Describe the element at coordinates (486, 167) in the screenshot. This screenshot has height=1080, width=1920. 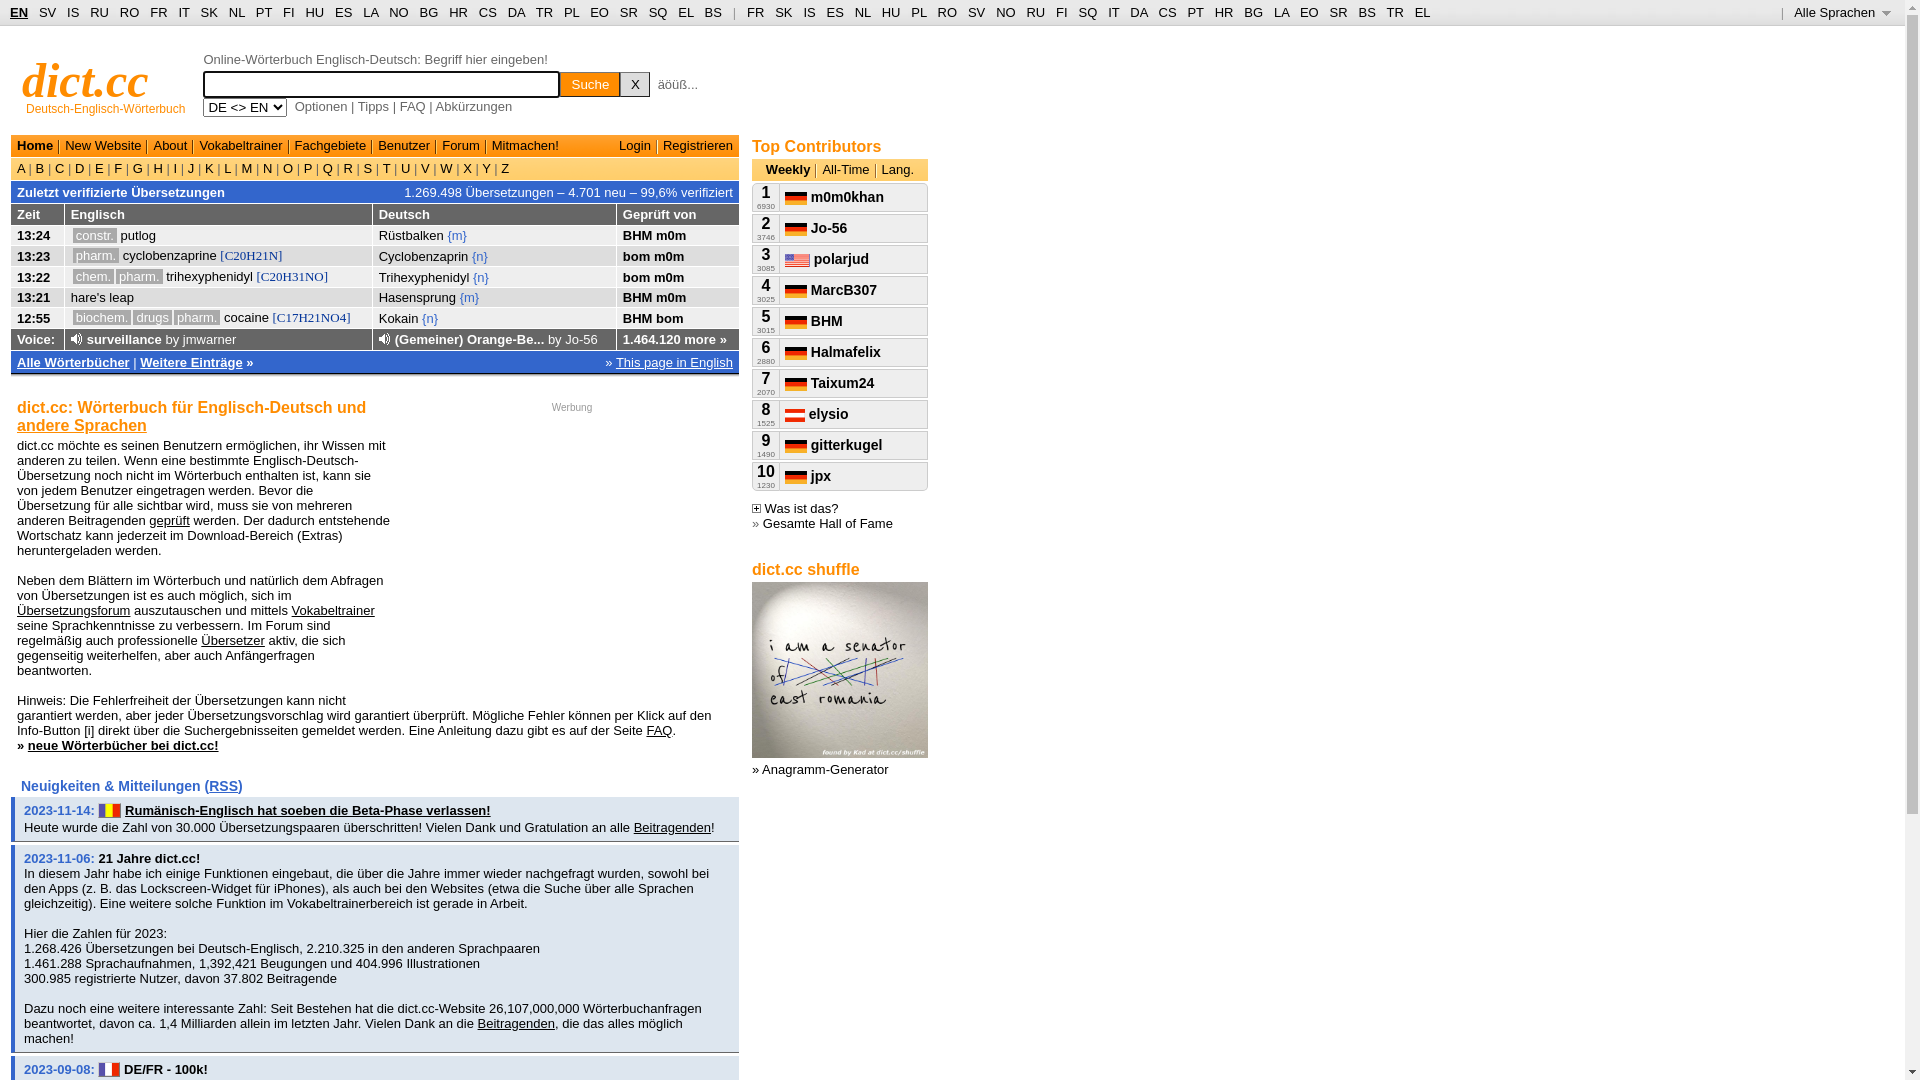
I see `'Y'` at that location.